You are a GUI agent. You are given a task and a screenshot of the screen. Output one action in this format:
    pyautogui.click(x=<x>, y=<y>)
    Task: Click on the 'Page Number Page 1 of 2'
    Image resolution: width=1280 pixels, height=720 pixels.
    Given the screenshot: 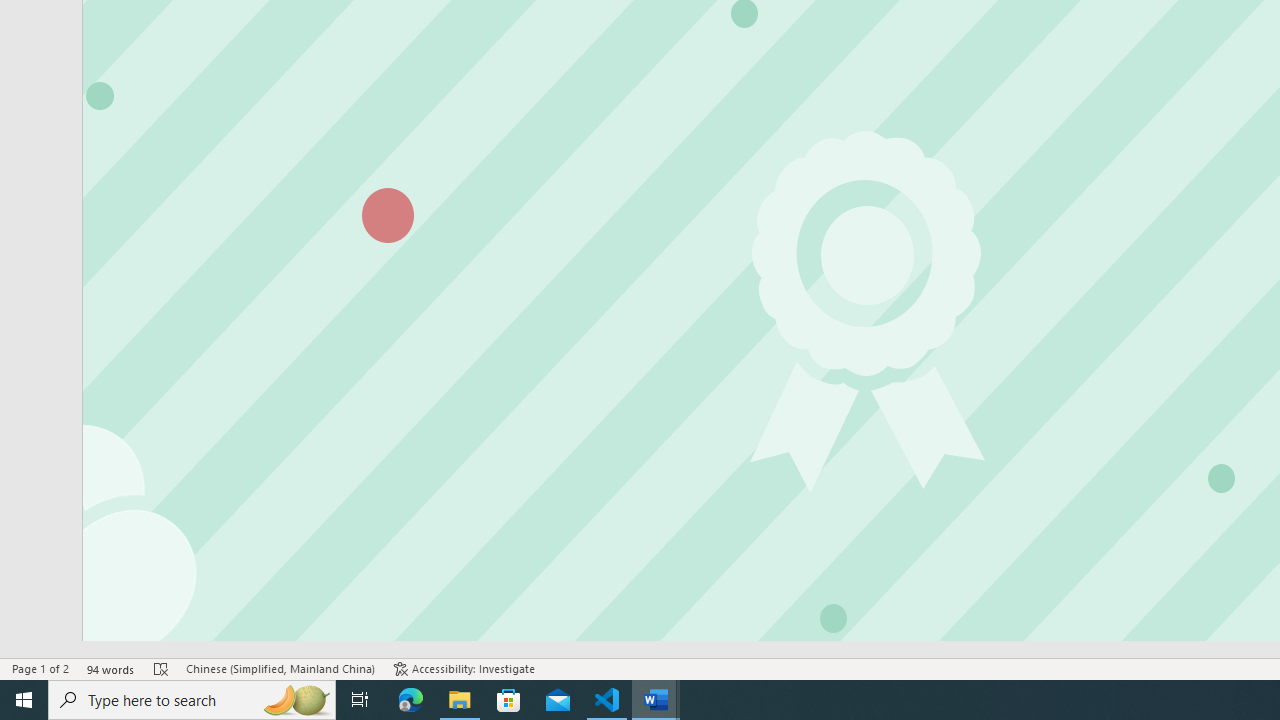 What is the action you would take?
    pyautogui.click(x=40, y=669)
    